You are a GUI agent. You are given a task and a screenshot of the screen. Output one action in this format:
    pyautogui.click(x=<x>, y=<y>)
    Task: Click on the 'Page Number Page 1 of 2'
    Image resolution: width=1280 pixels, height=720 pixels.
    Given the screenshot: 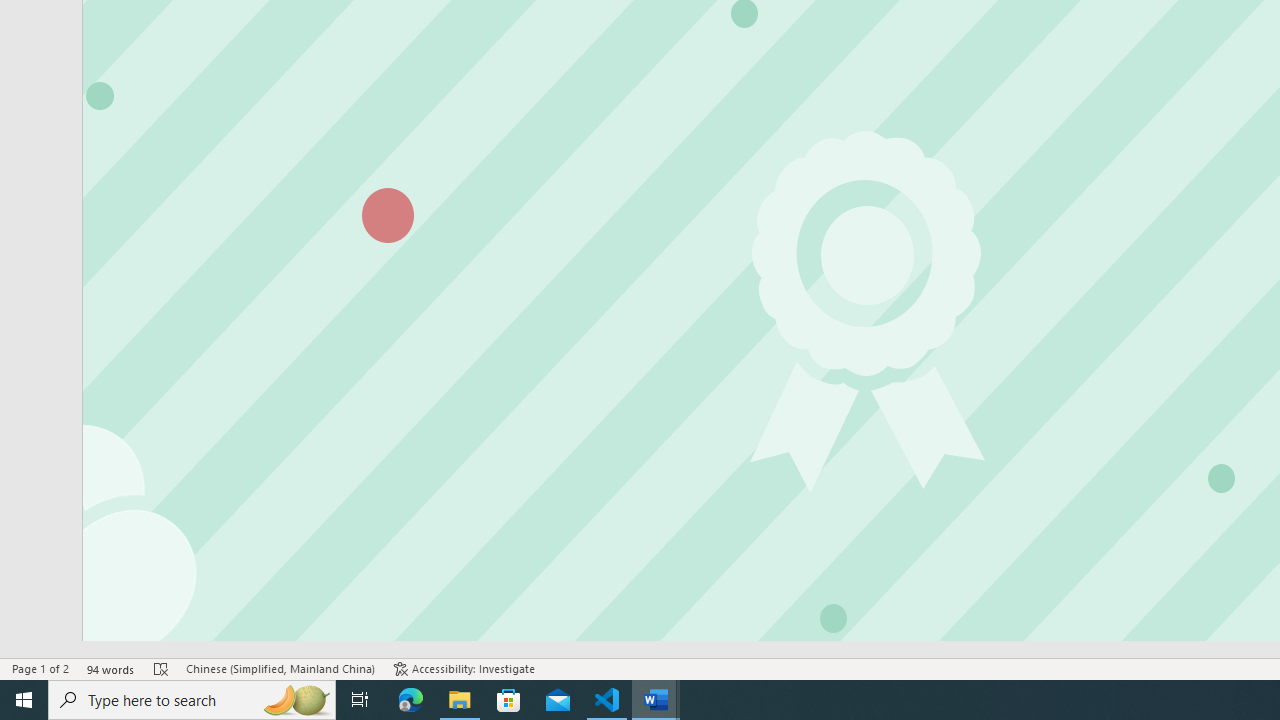 What is the action you would take?
    pyautogui.click(x=40, y=669)
    